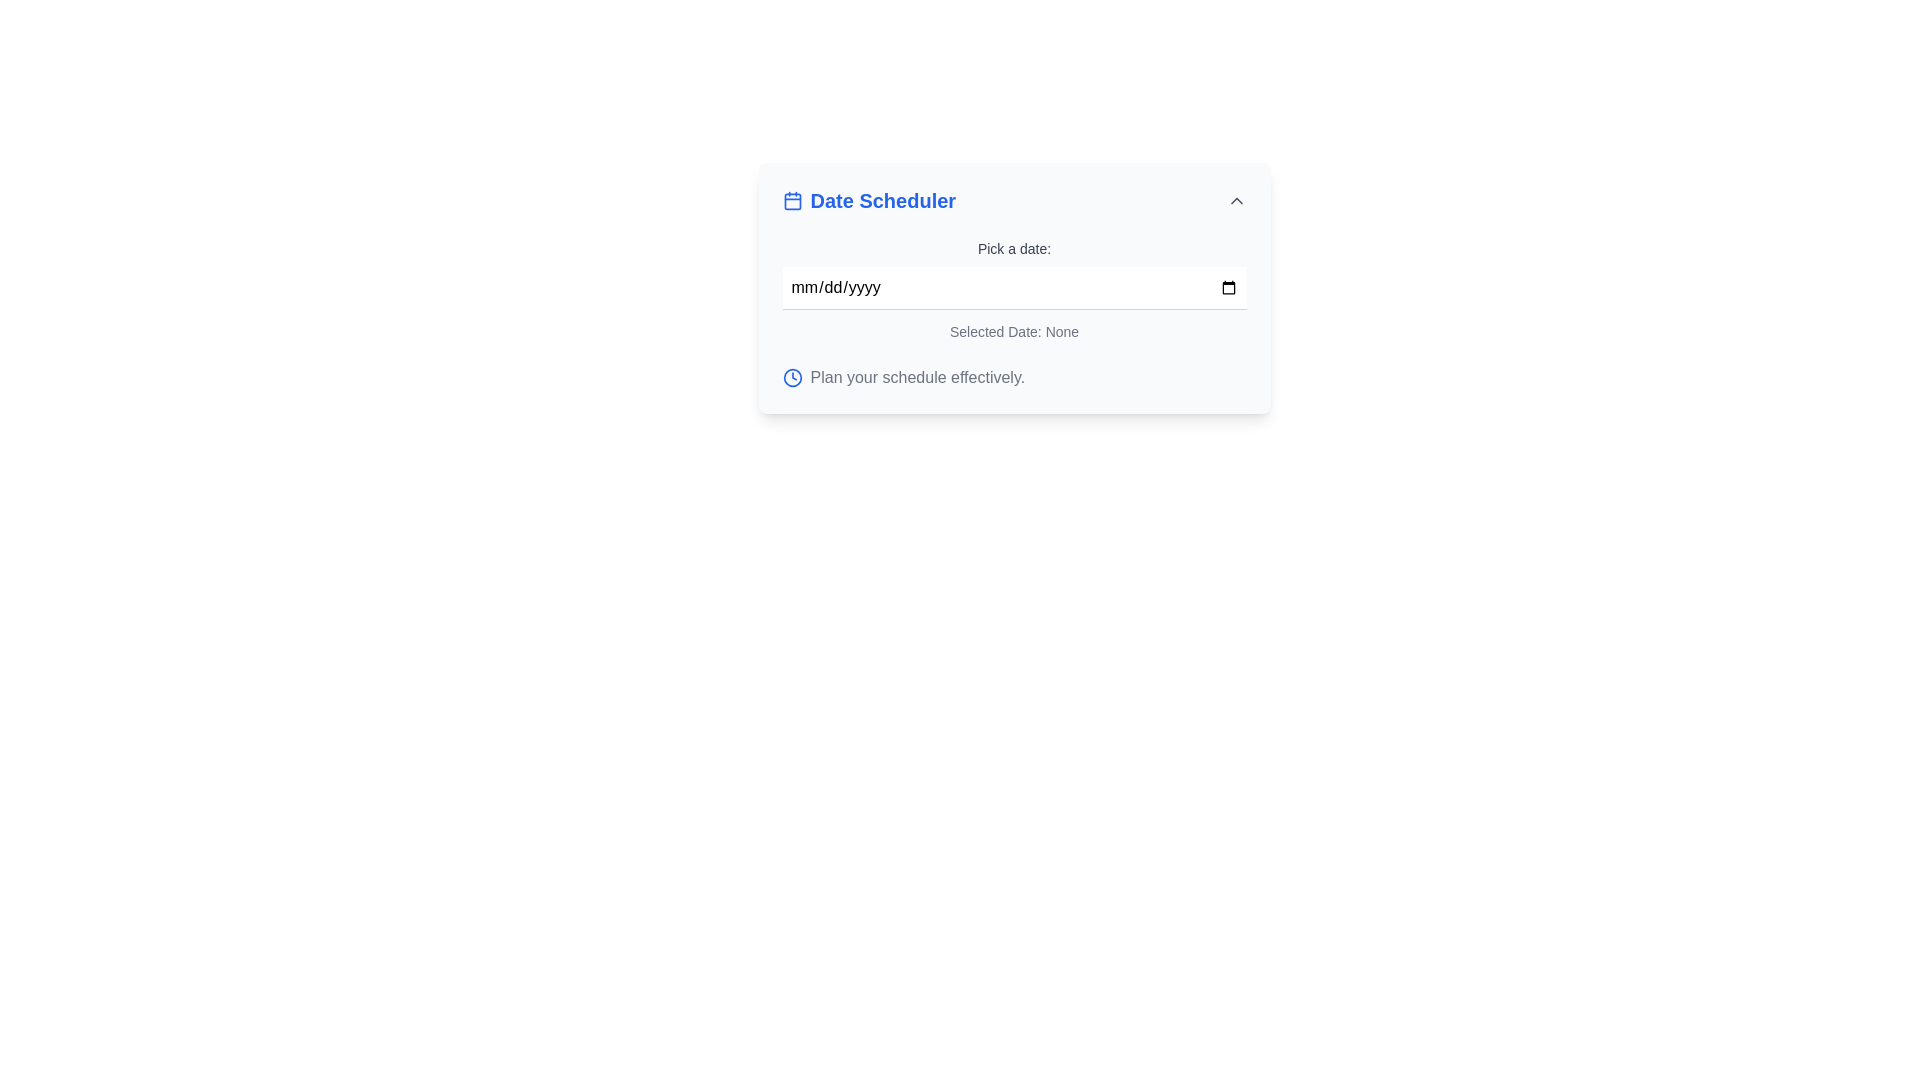 This screenshot has height=1080, width=1920. Describe the element at coordinates (791, 200) in the screenshot. I see `the calendar icon, which is blue and minimalist, located in the header section of the 'Date Scheduler' component` at that location.